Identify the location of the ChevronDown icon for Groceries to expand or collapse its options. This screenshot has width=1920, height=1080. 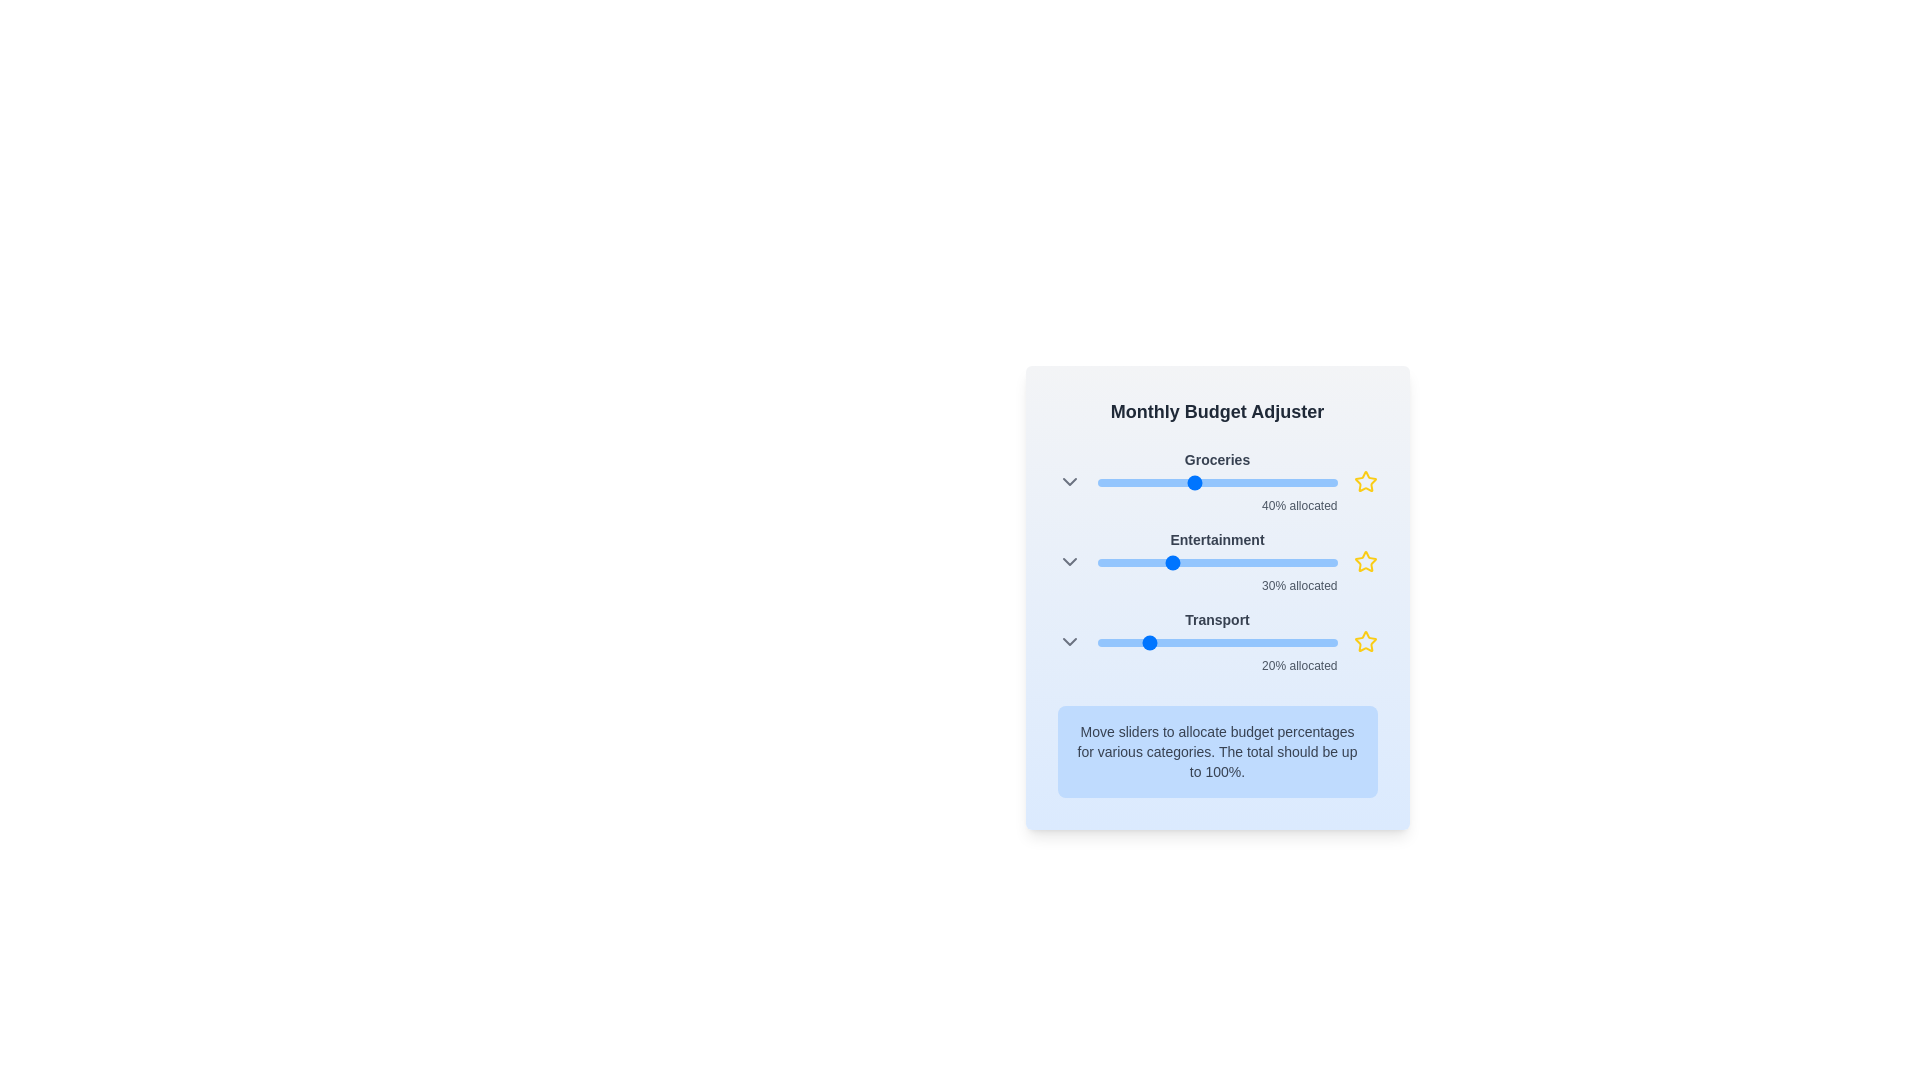
(1068, 482).